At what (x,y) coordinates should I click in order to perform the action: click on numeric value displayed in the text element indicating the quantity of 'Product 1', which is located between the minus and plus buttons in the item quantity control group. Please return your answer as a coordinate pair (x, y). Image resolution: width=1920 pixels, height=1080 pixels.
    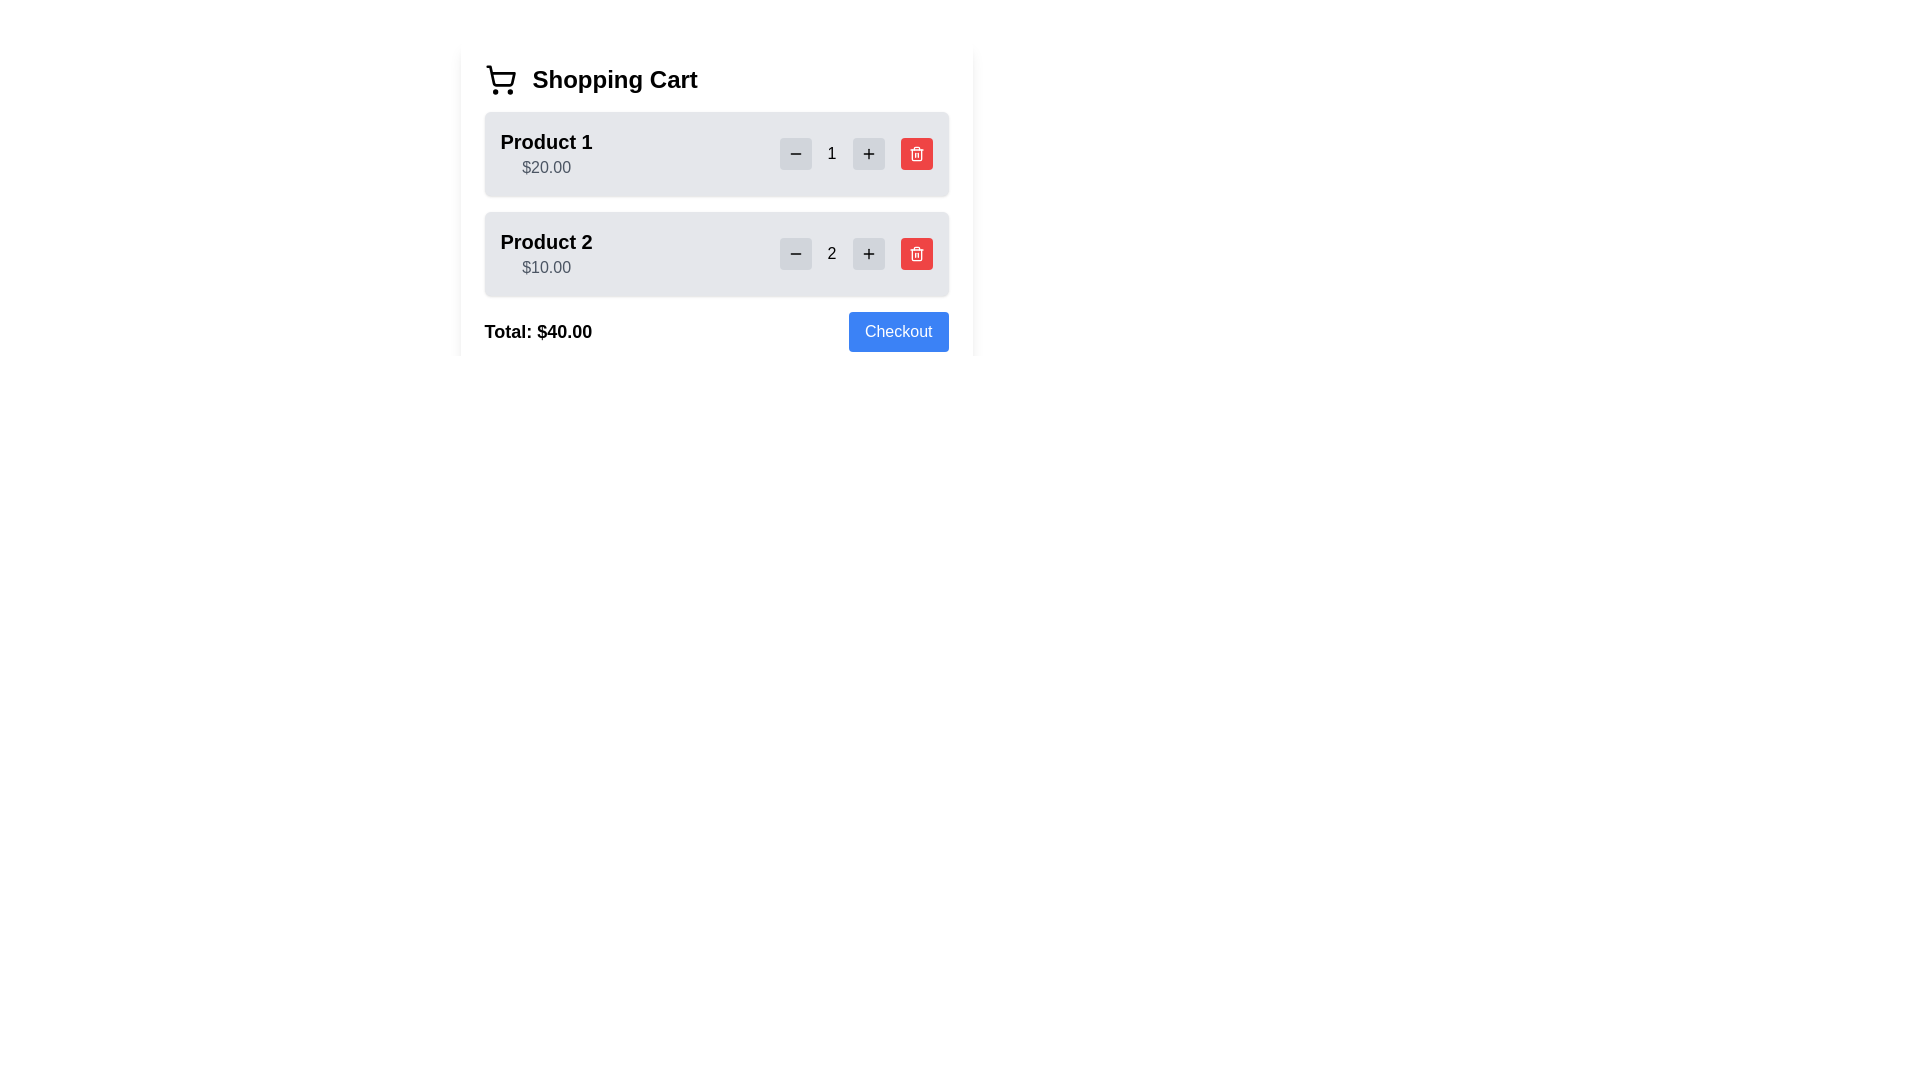
    Looking at the image, I should click on (832, 153).